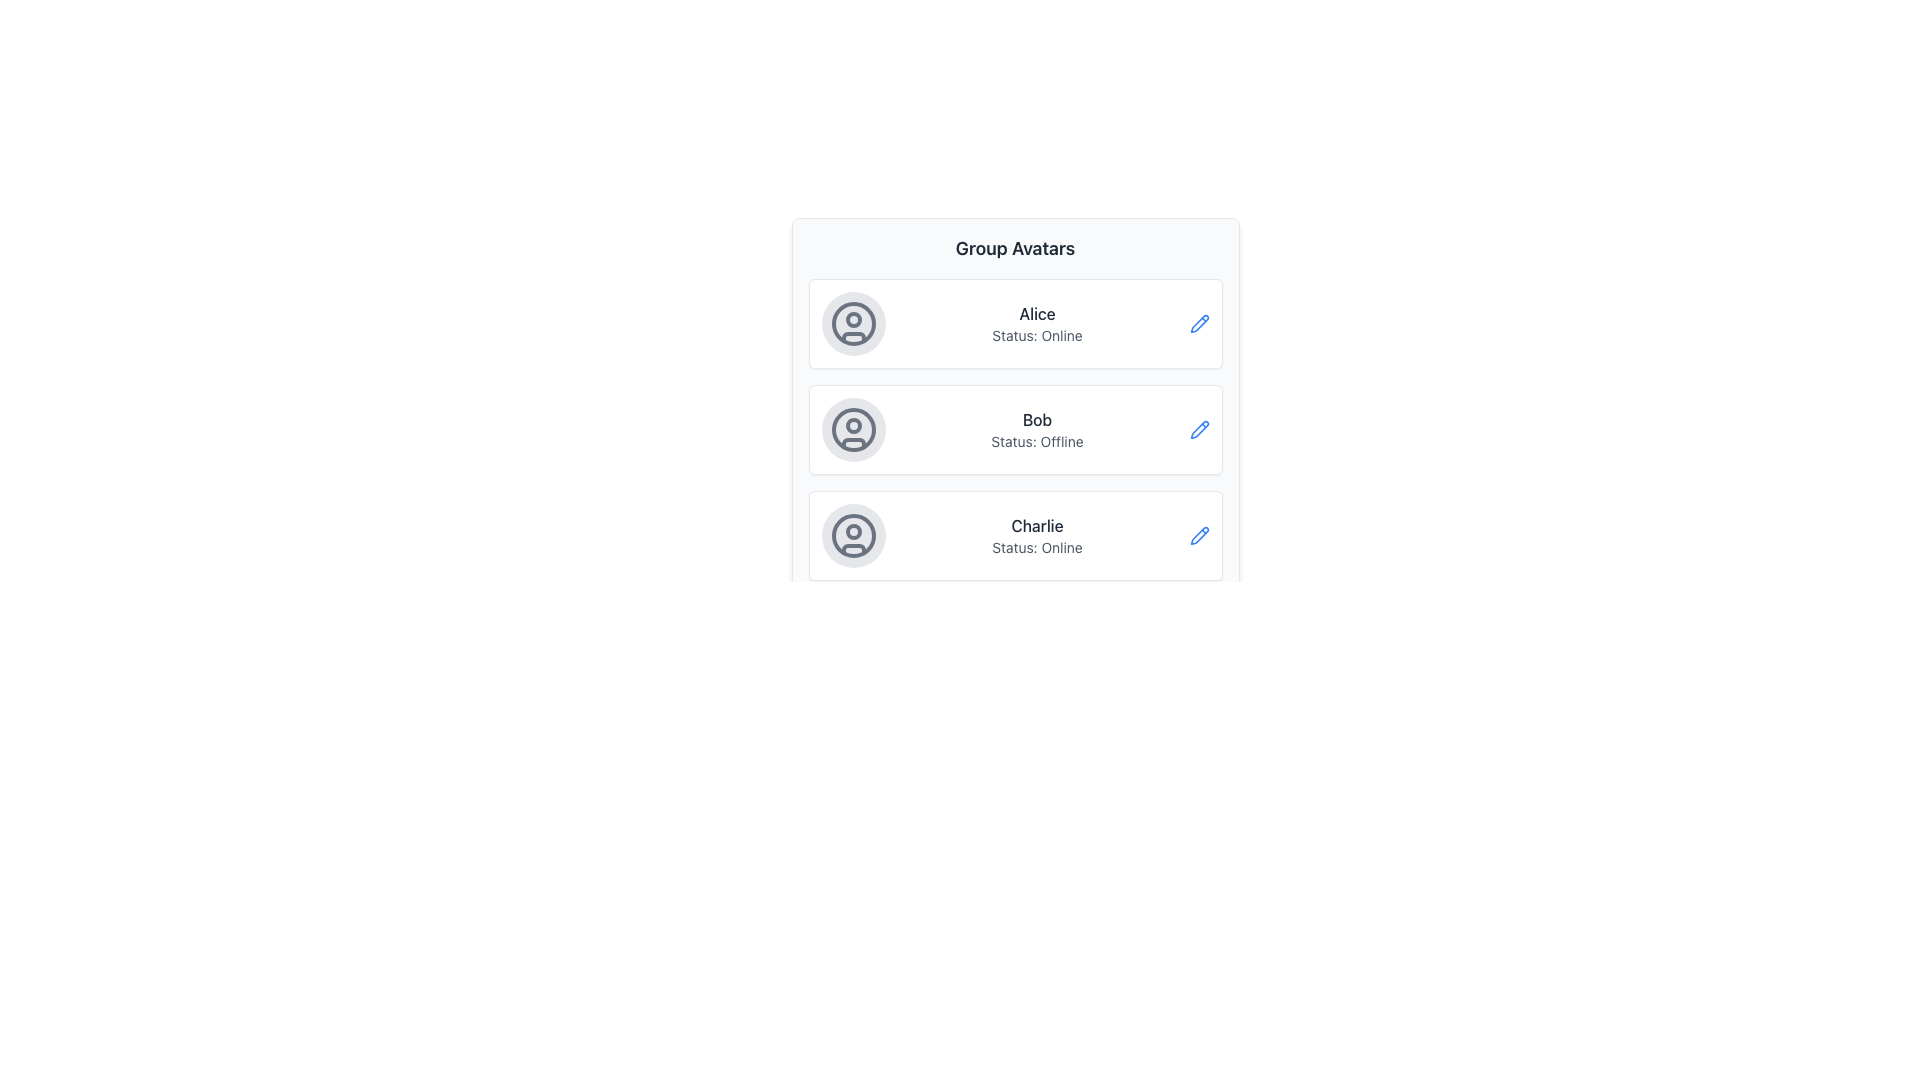 This screenshot has width=1920, height=1080. What do you see at coordinates (853, 336) in the screenshot?
I see `the bottom part of the user avatar icon representing the user 'Alice' in the Group Avatars list` at bounding box center [853, 336].